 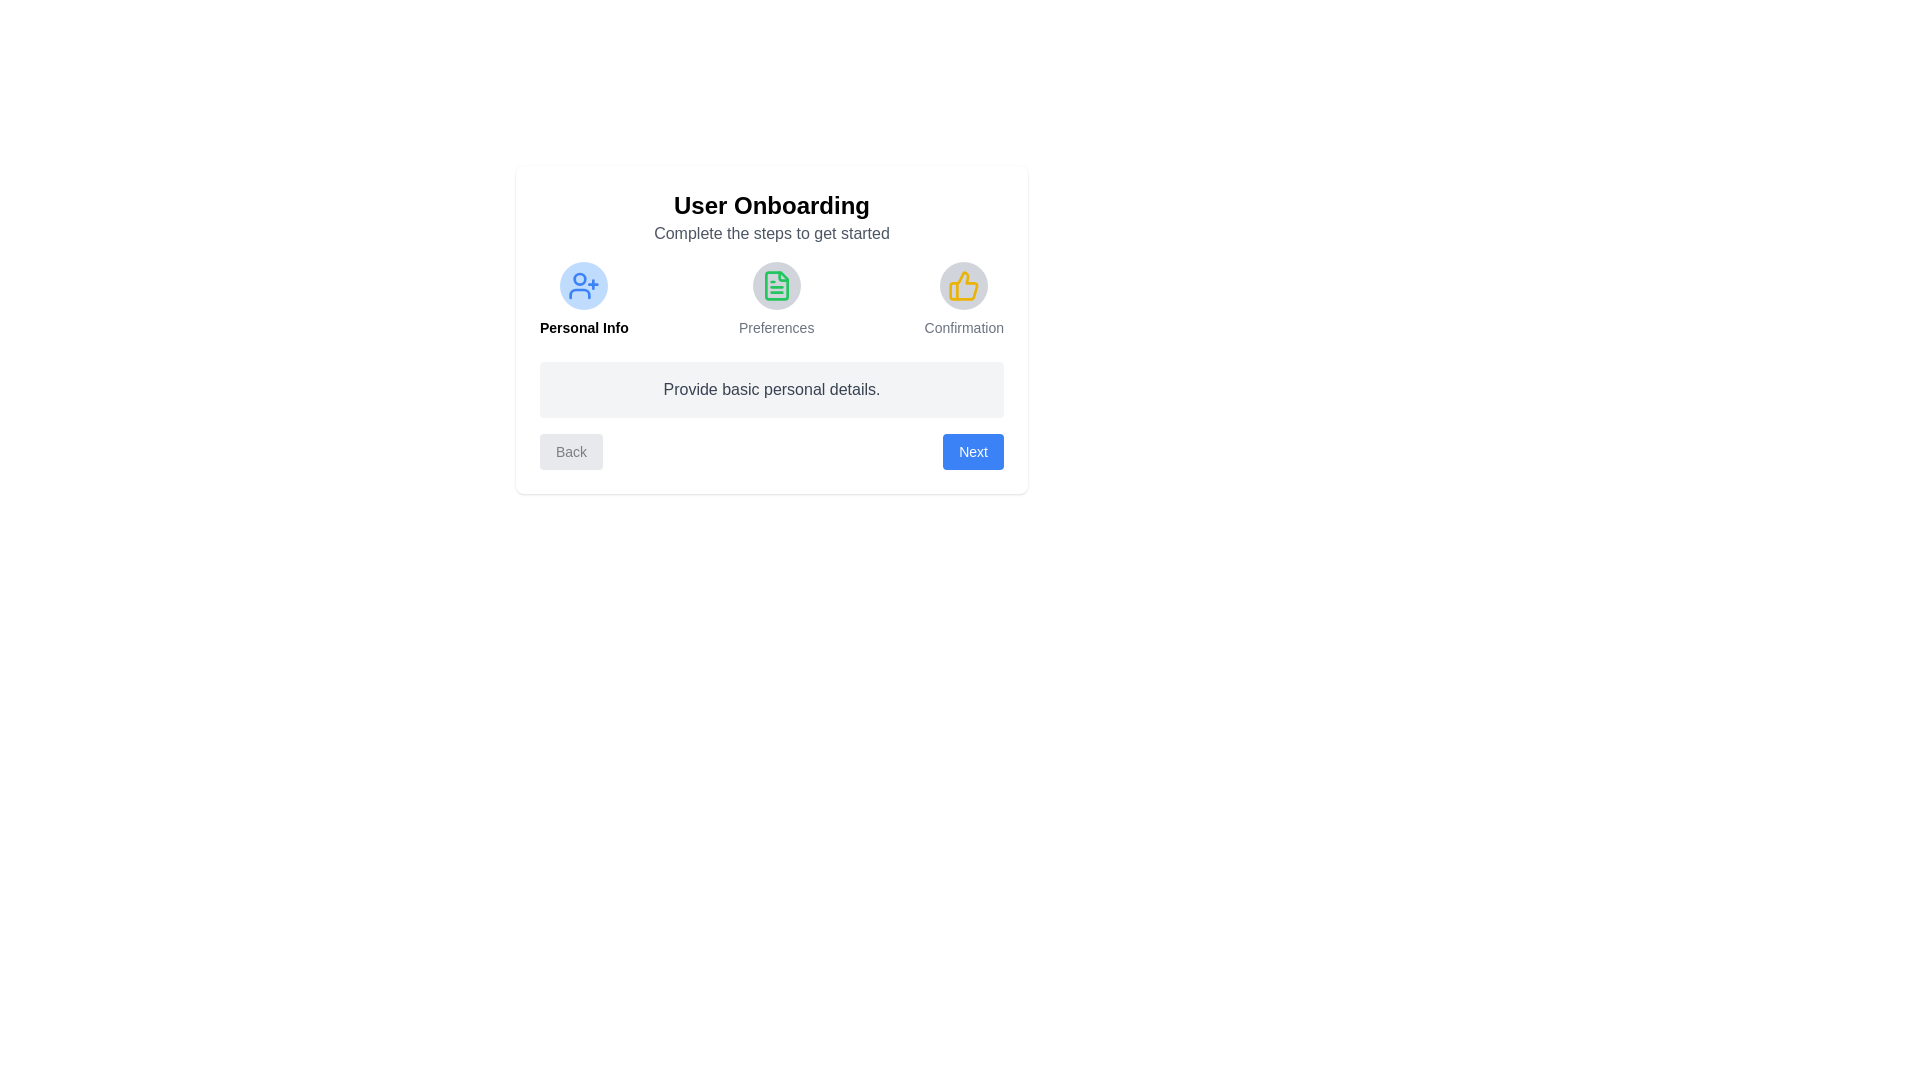 I want to click on the step Confirmation to navigate to the respective step, so click(x=964, y=300).